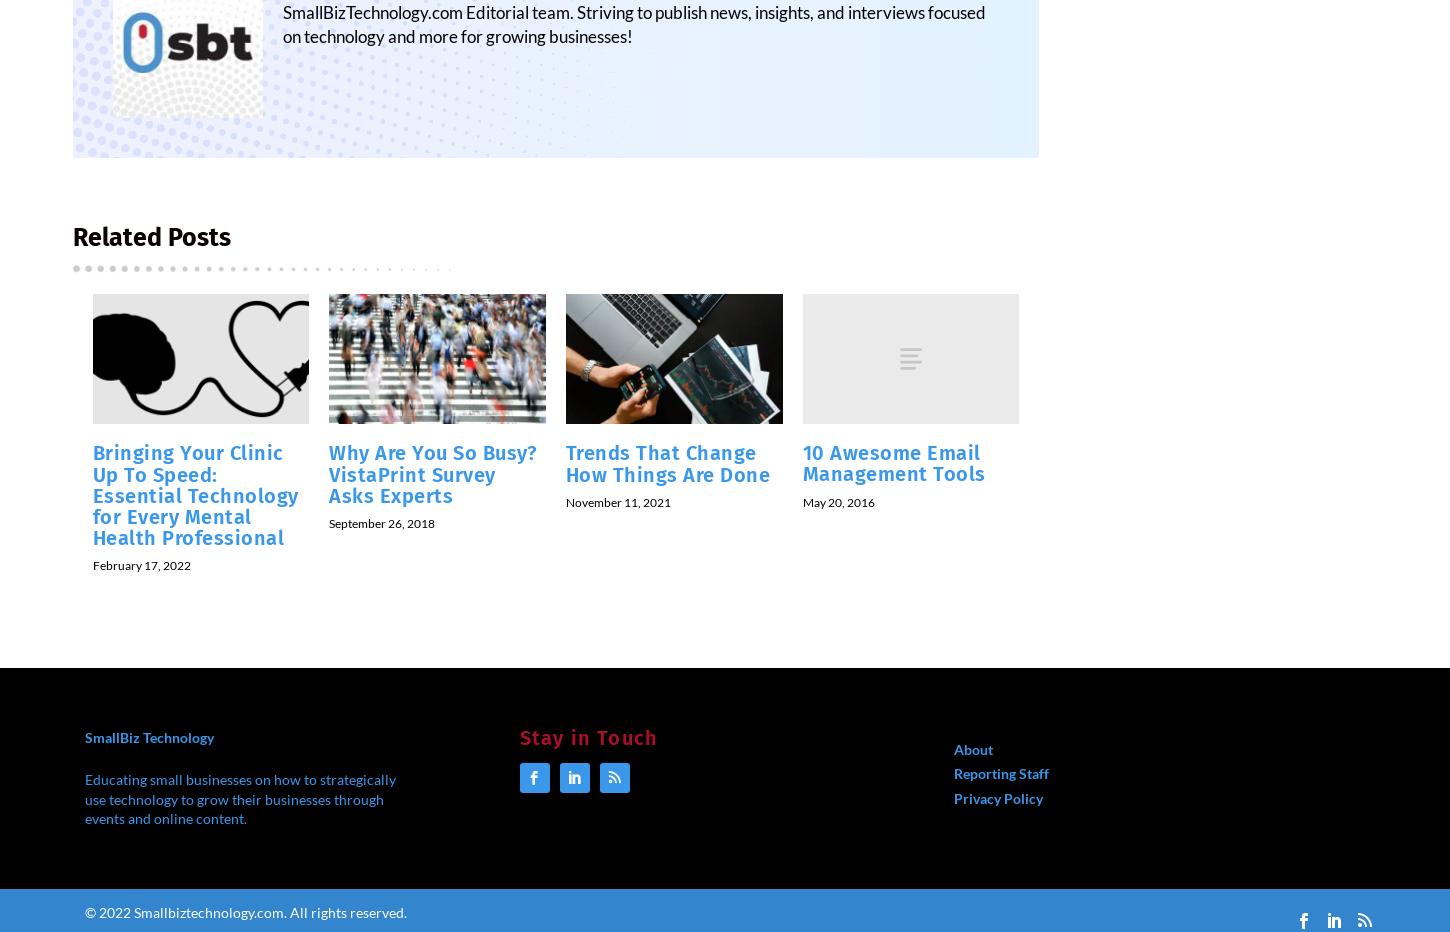 This screenshot has width=1450, height=932. I want to click on 'September 26, 2018', so click(329, 535).